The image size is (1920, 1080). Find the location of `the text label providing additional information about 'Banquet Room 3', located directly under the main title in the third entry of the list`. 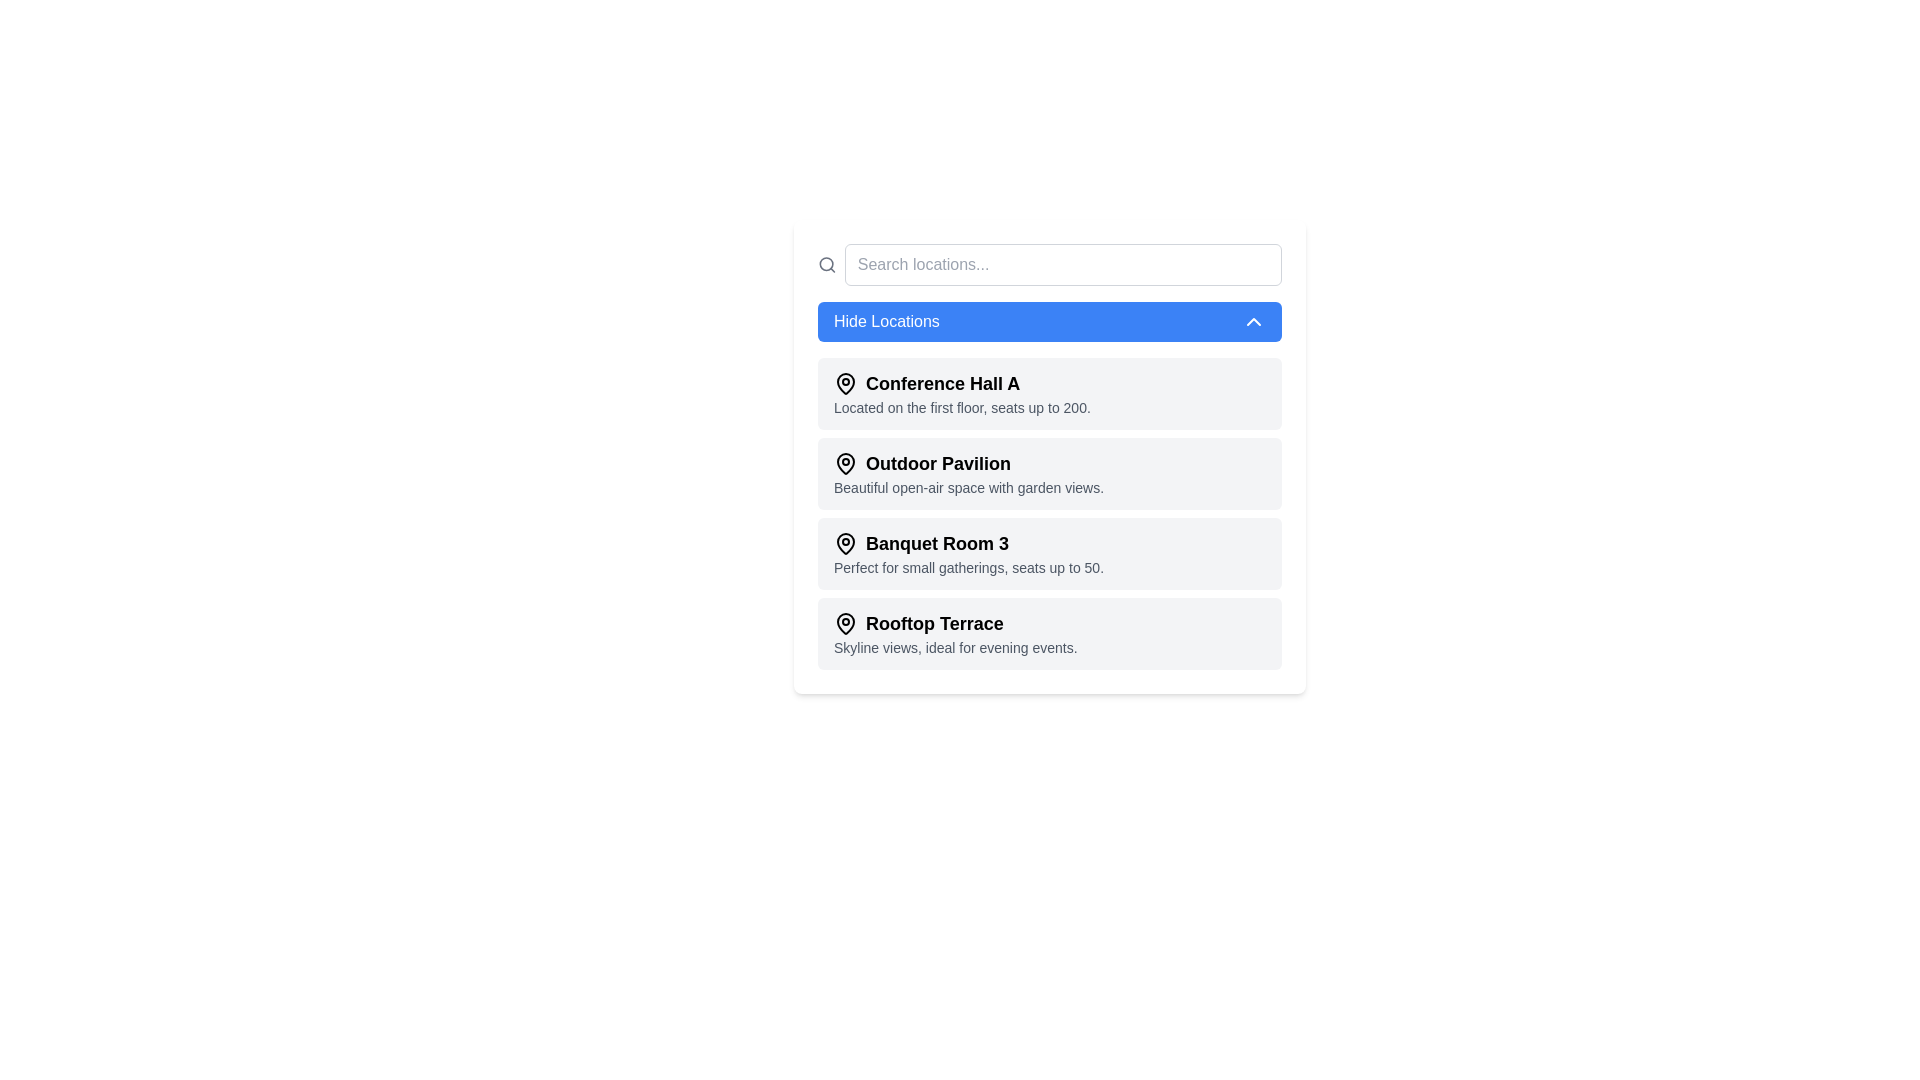

the text label providing additional information about 'Banquet Room 3', located directly under the main title in the third entry of the list is located at coordinates (969, 567).